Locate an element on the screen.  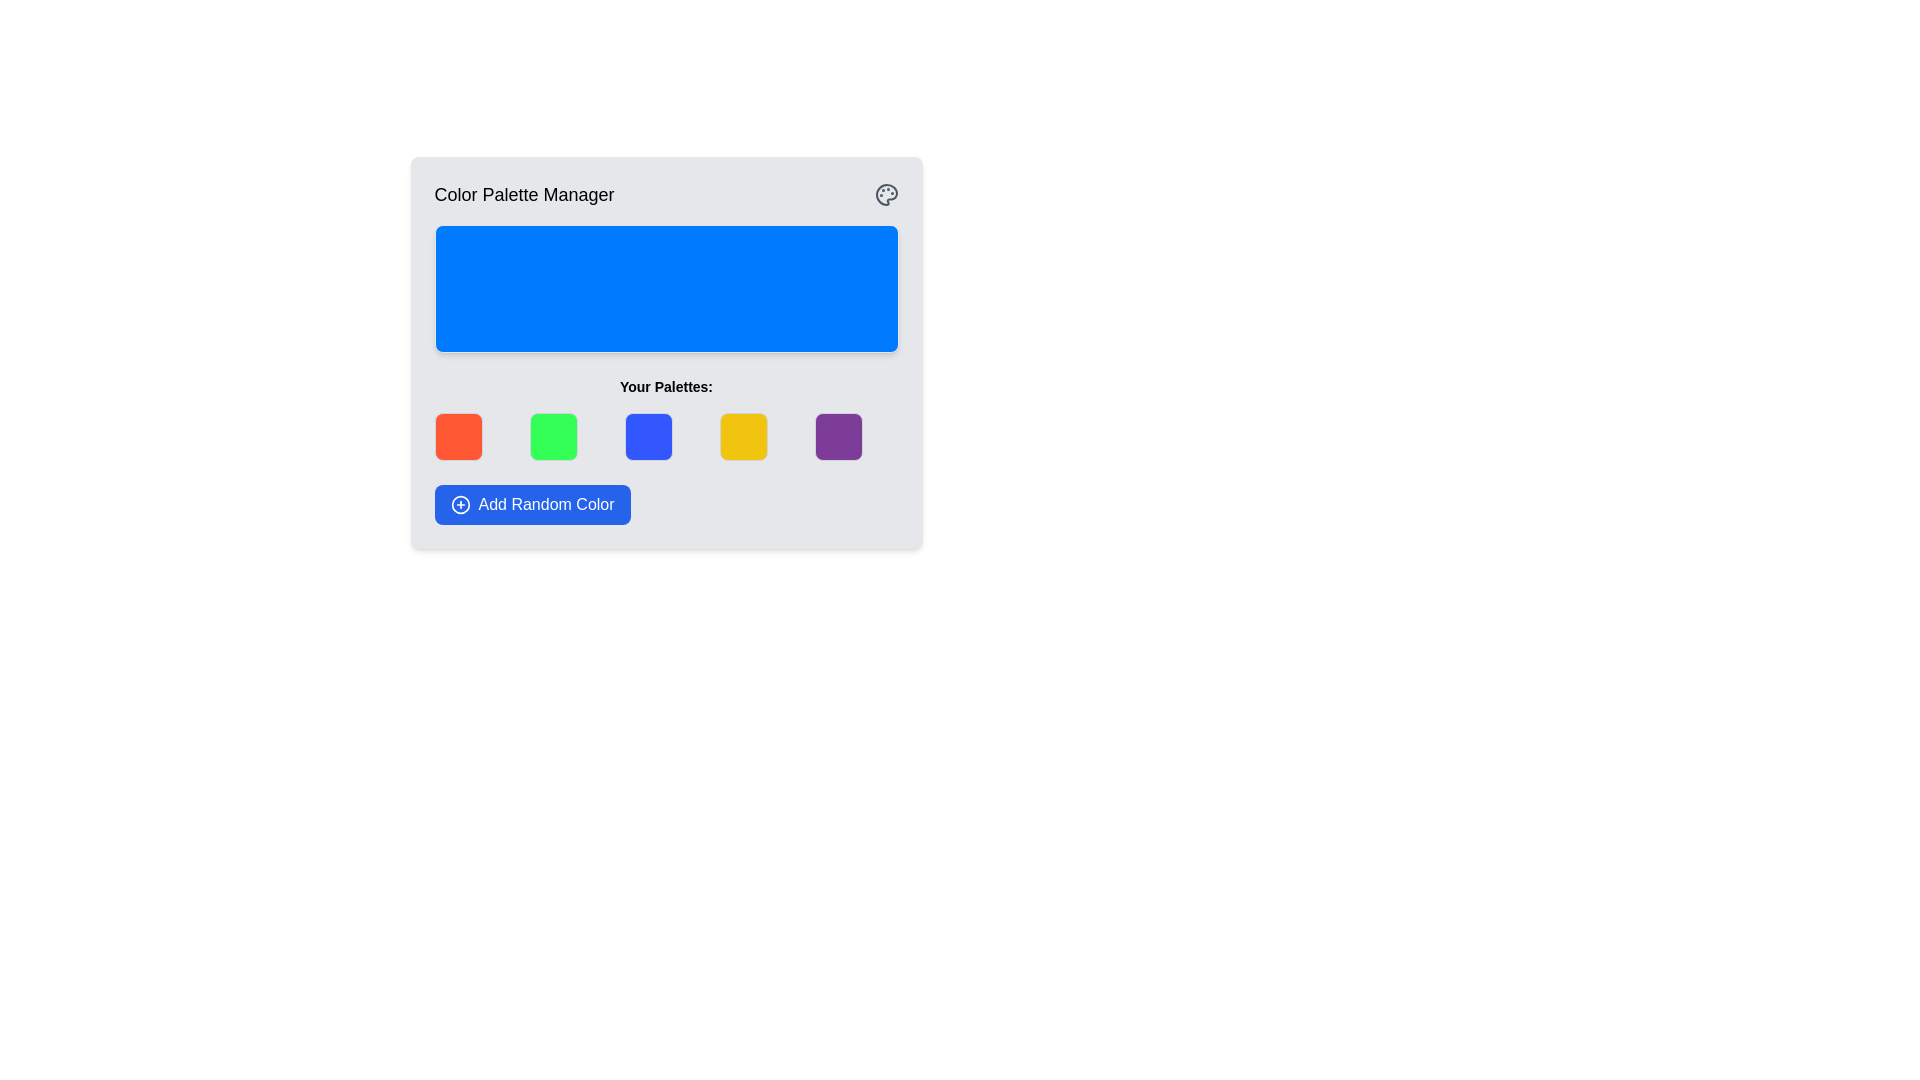
the Text Label that serves as a title or header for the section, providing a clear understanding of its purpose is located at coordinates (524, 195).